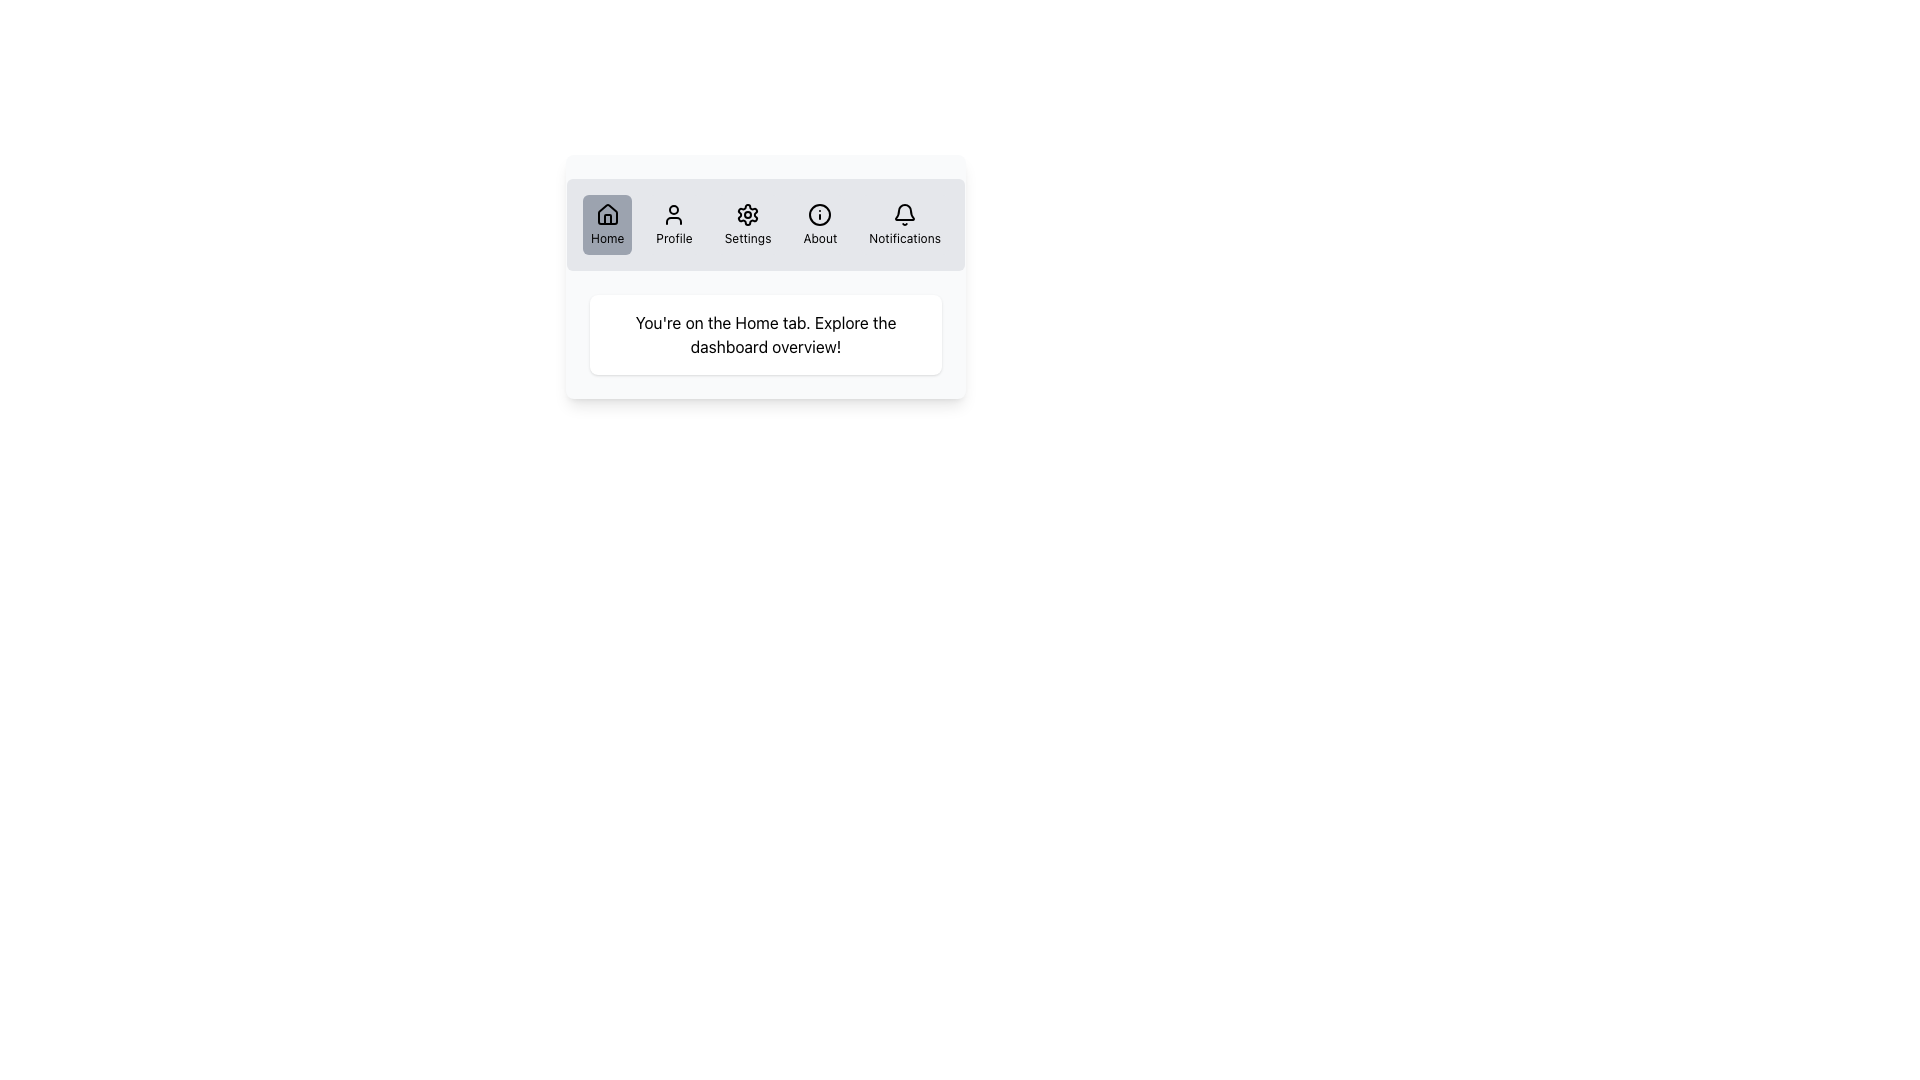 The height and width of the screenshot is (1080, 1920). Describe the element at coordinates (904, 224) in the screenshot. I see `the Notifications button, which is a vertically oriented button with a bell icon and light gray background located in the far right of the navigation menu` at that location.